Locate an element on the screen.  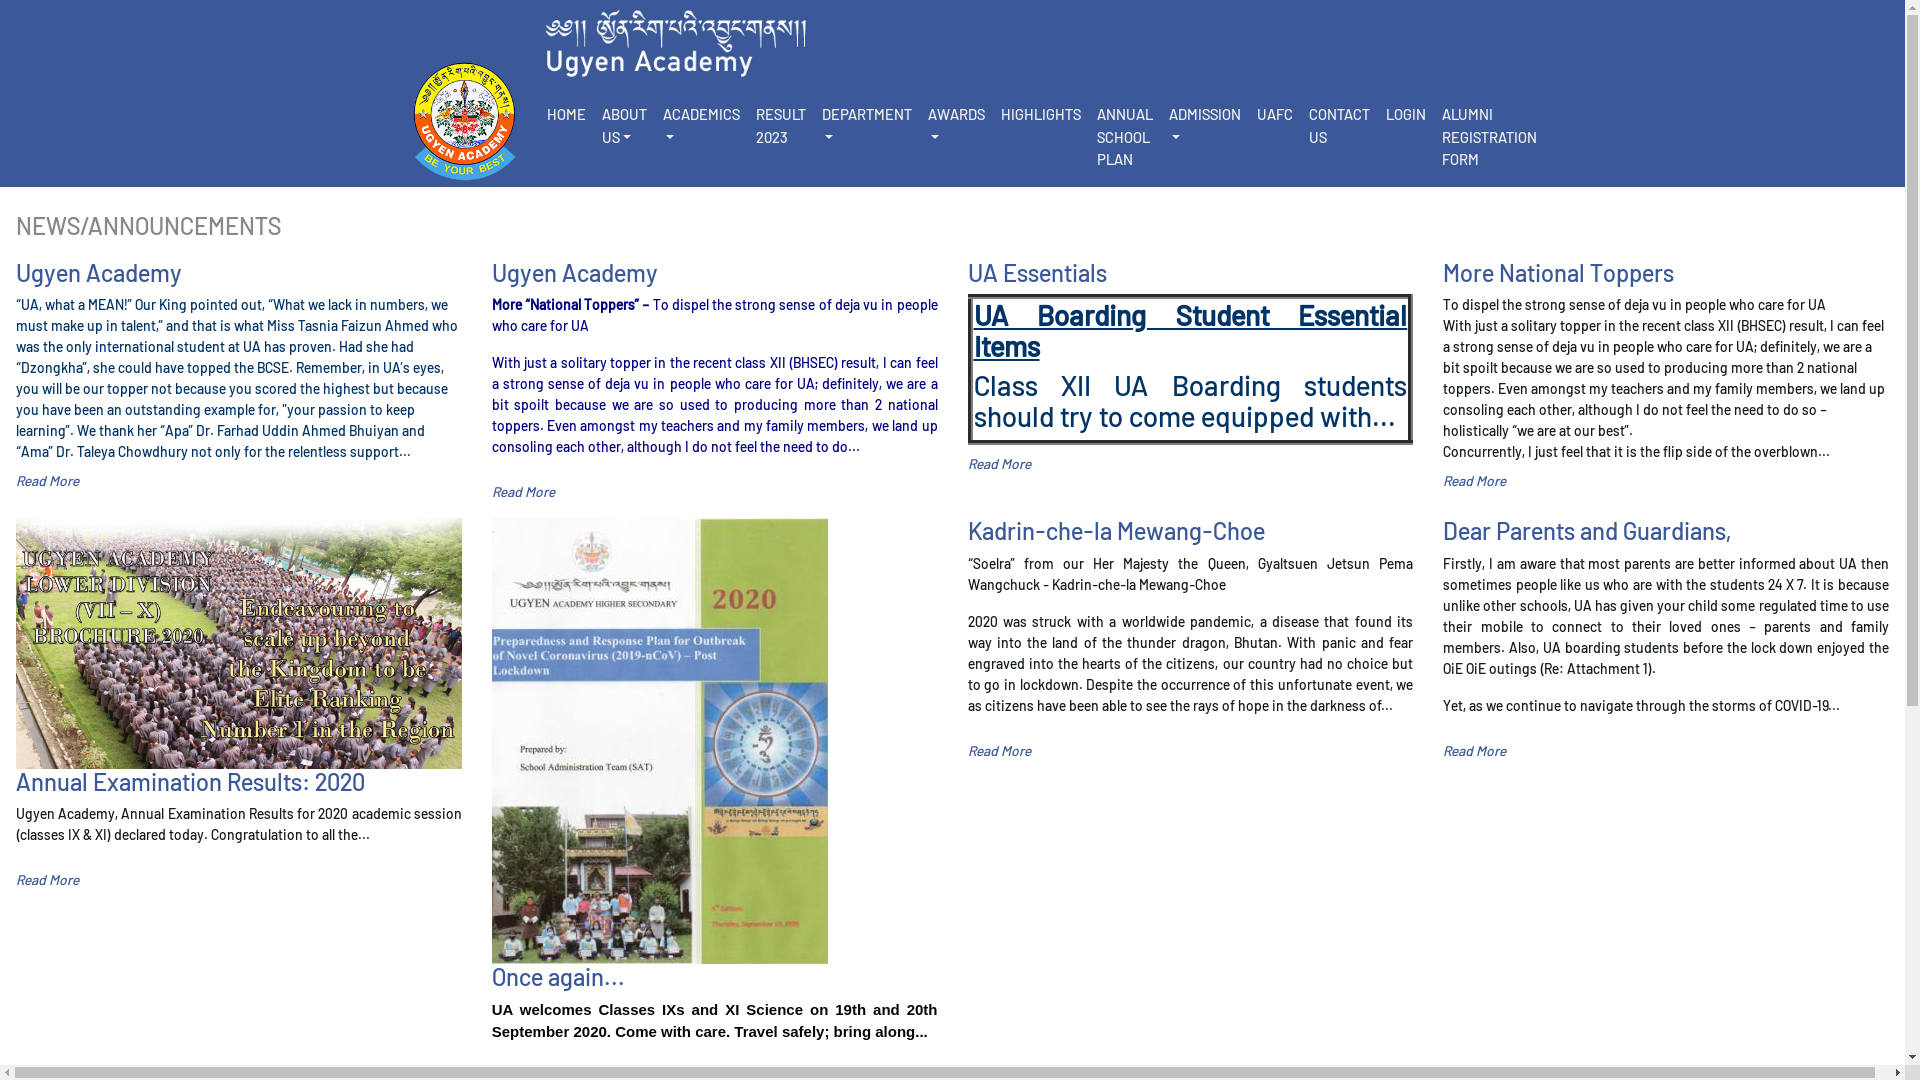
'ABOUT US' is located at coordinates (623, 125).